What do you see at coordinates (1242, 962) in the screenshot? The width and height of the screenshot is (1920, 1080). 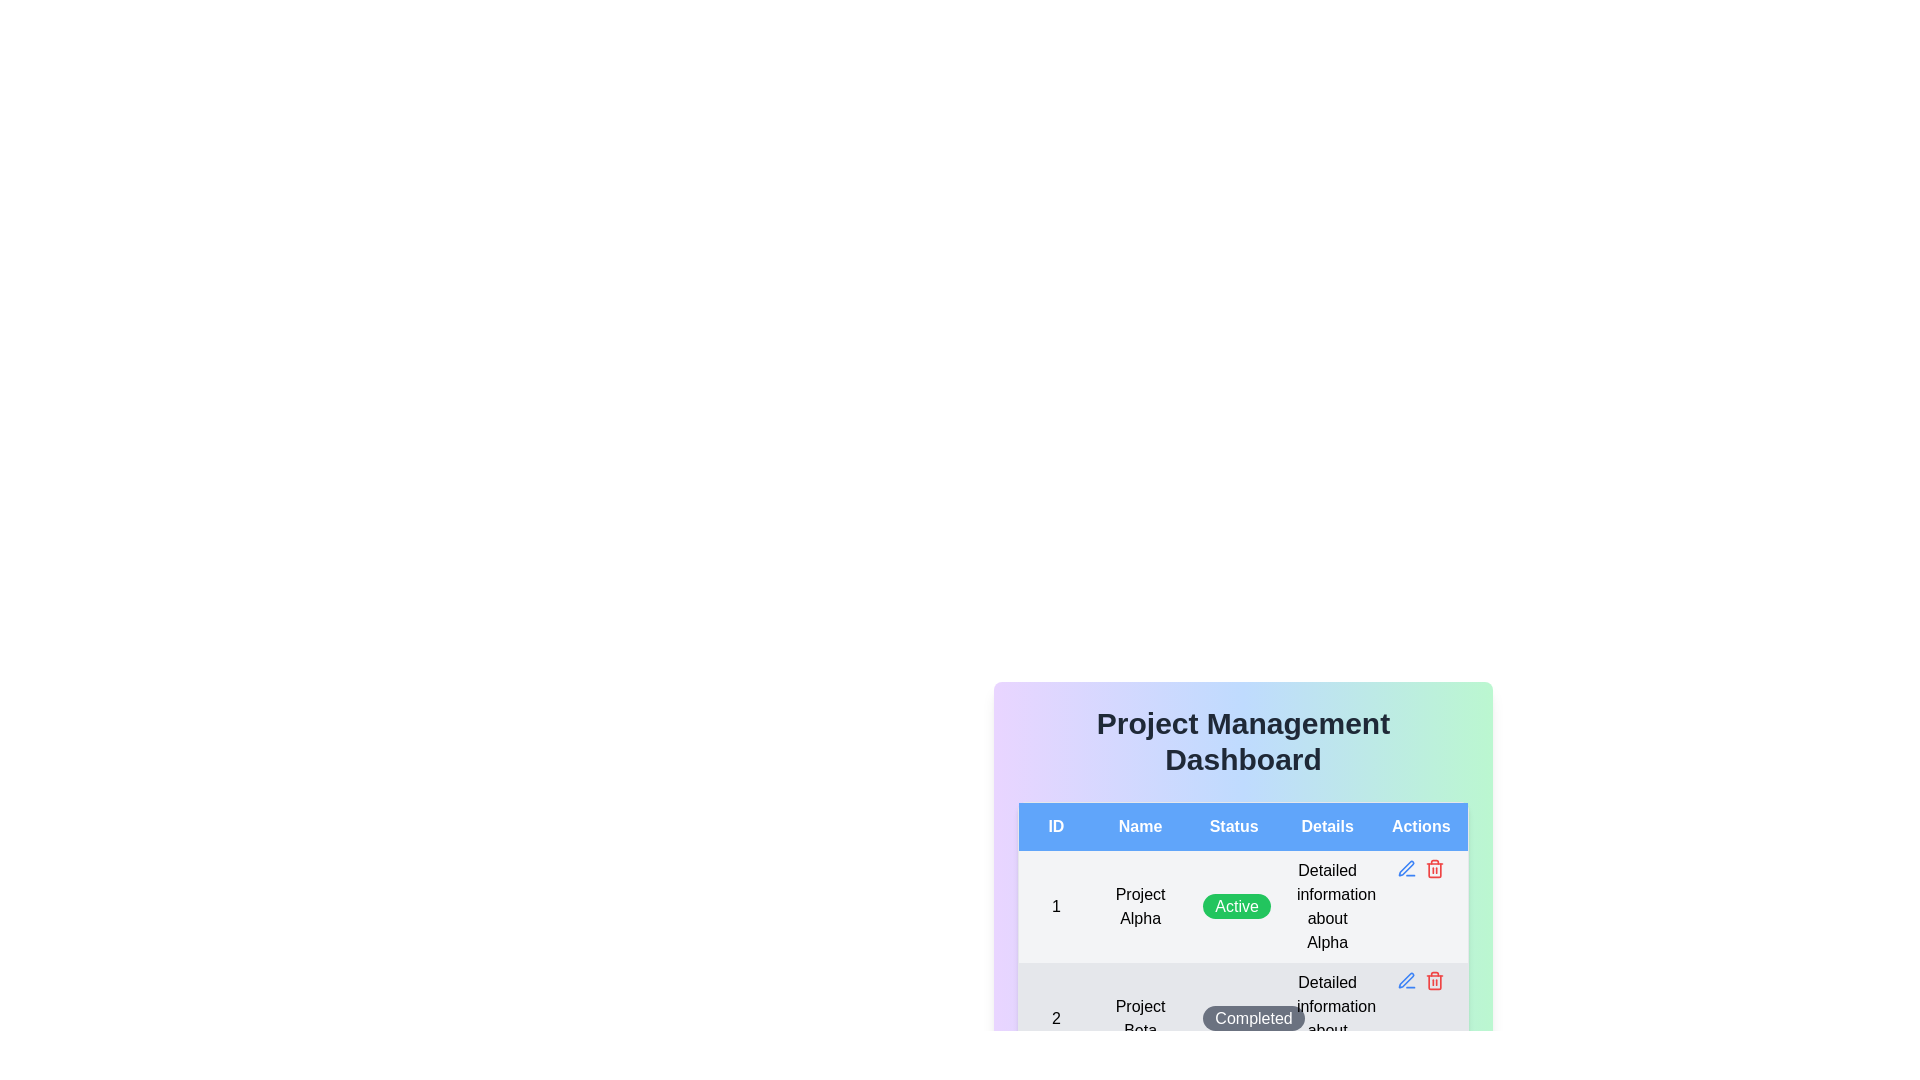 I see `the second row of the table displaying summarized information about 'Project Beta'` at bounding box center [1242, 962].